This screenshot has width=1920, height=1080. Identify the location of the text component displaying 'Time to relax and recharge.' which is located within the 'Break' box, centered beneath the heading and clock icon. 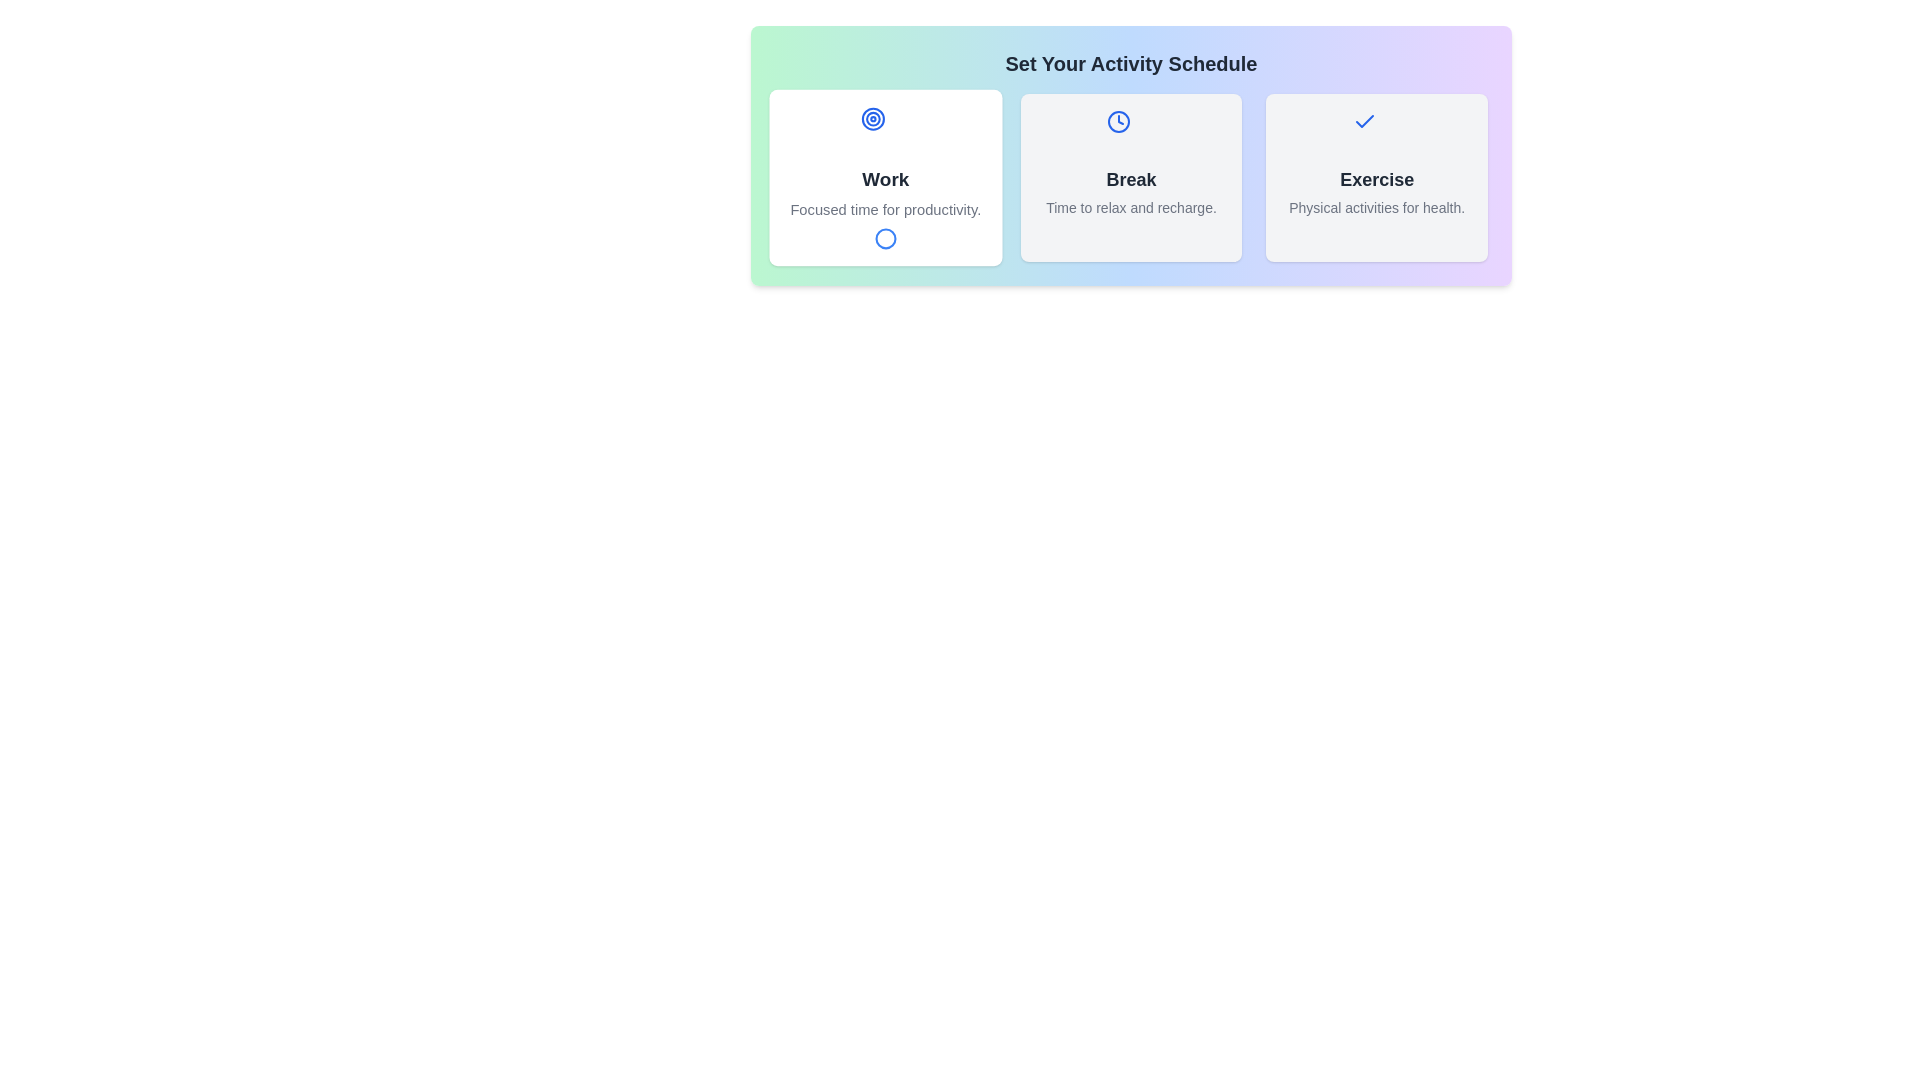
(1131, 208).